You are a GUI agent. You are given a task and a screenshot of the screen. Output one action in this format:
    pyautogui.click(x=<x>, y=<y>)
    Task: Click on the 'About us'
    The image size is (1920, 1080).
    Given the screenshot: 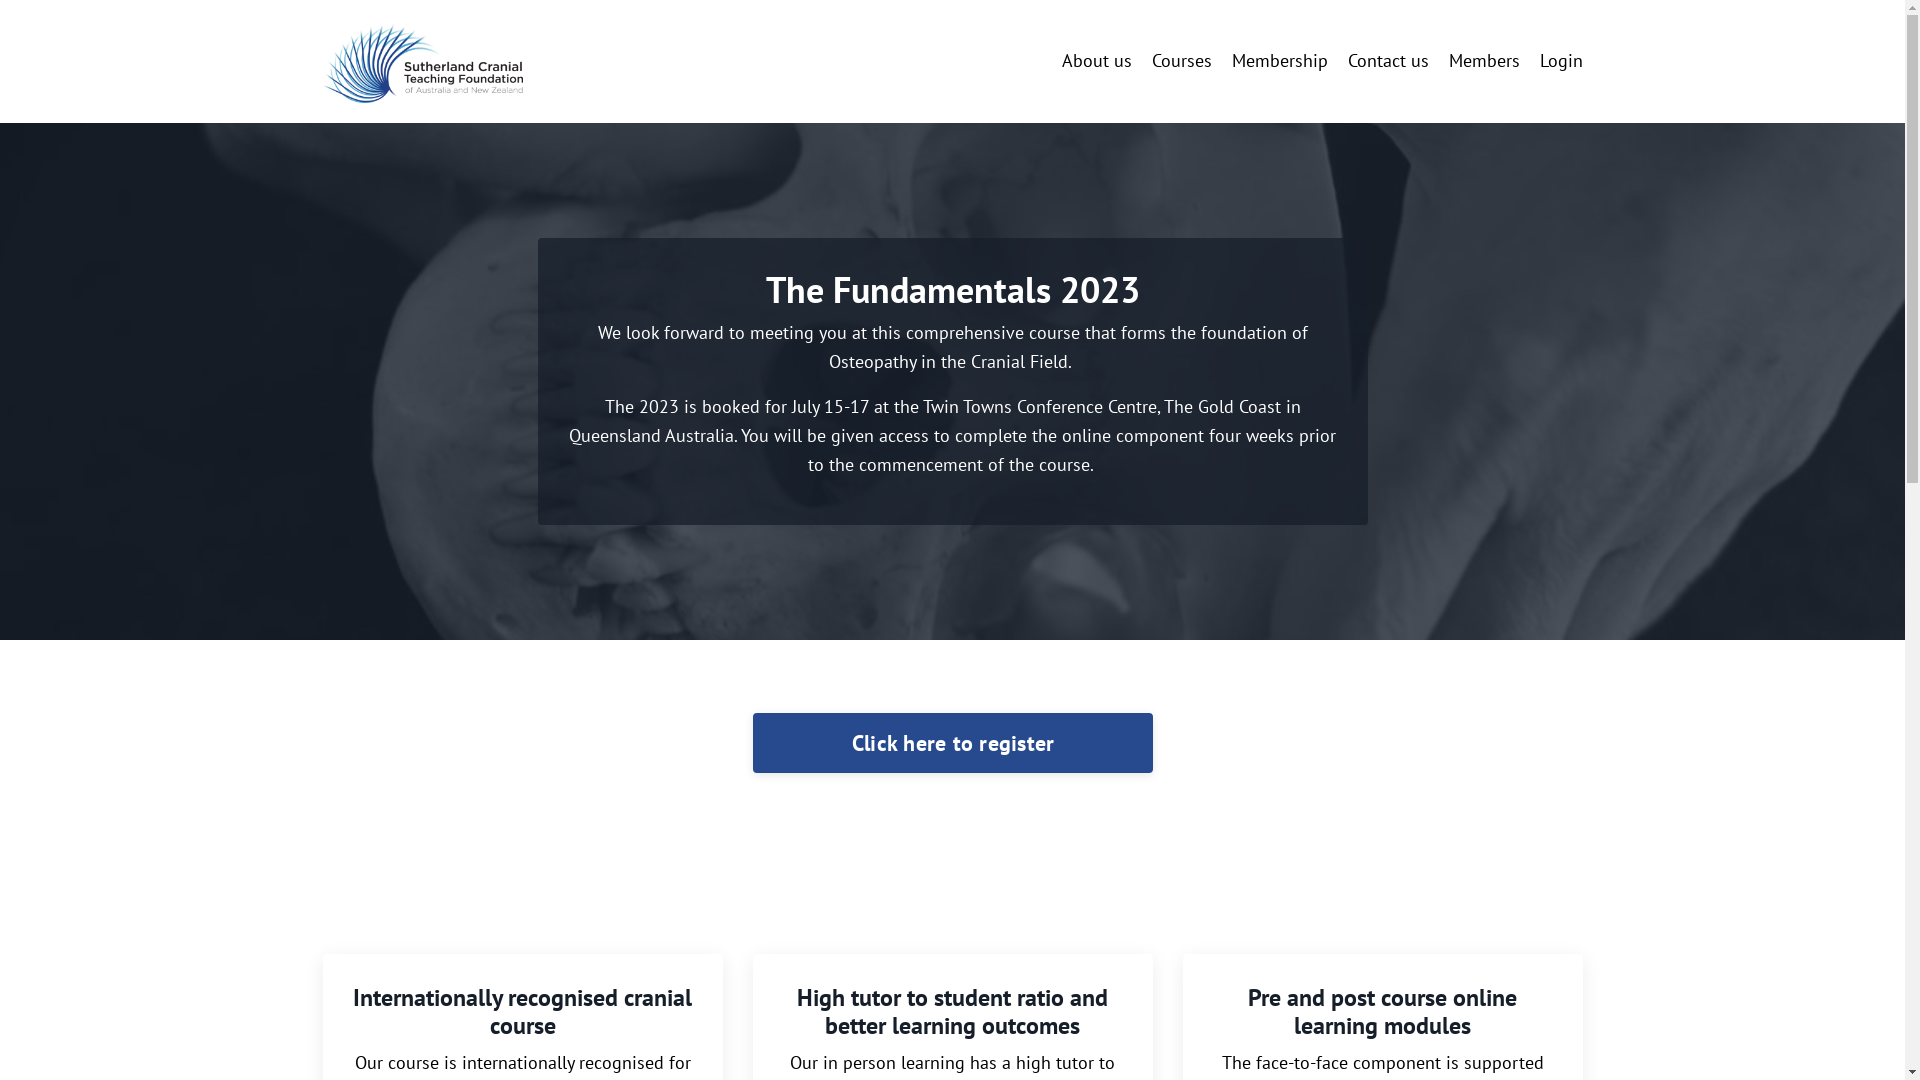 What is the action you would take?
    pyautogui.click(x=1096, y=60)
    